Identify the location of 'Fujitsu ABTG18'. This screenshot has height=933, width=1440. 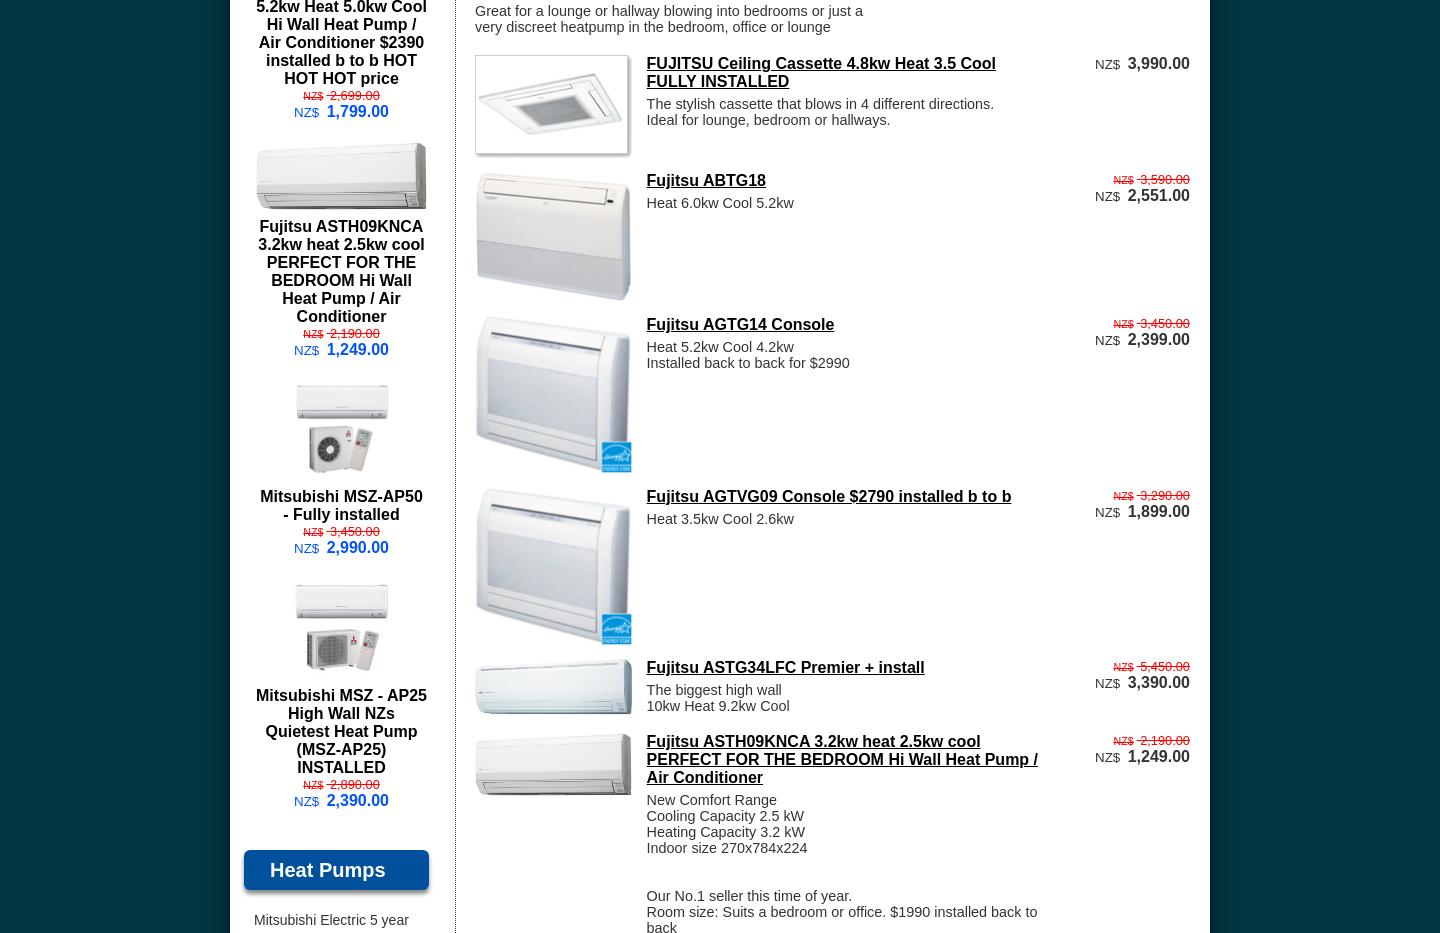
(644, 179).